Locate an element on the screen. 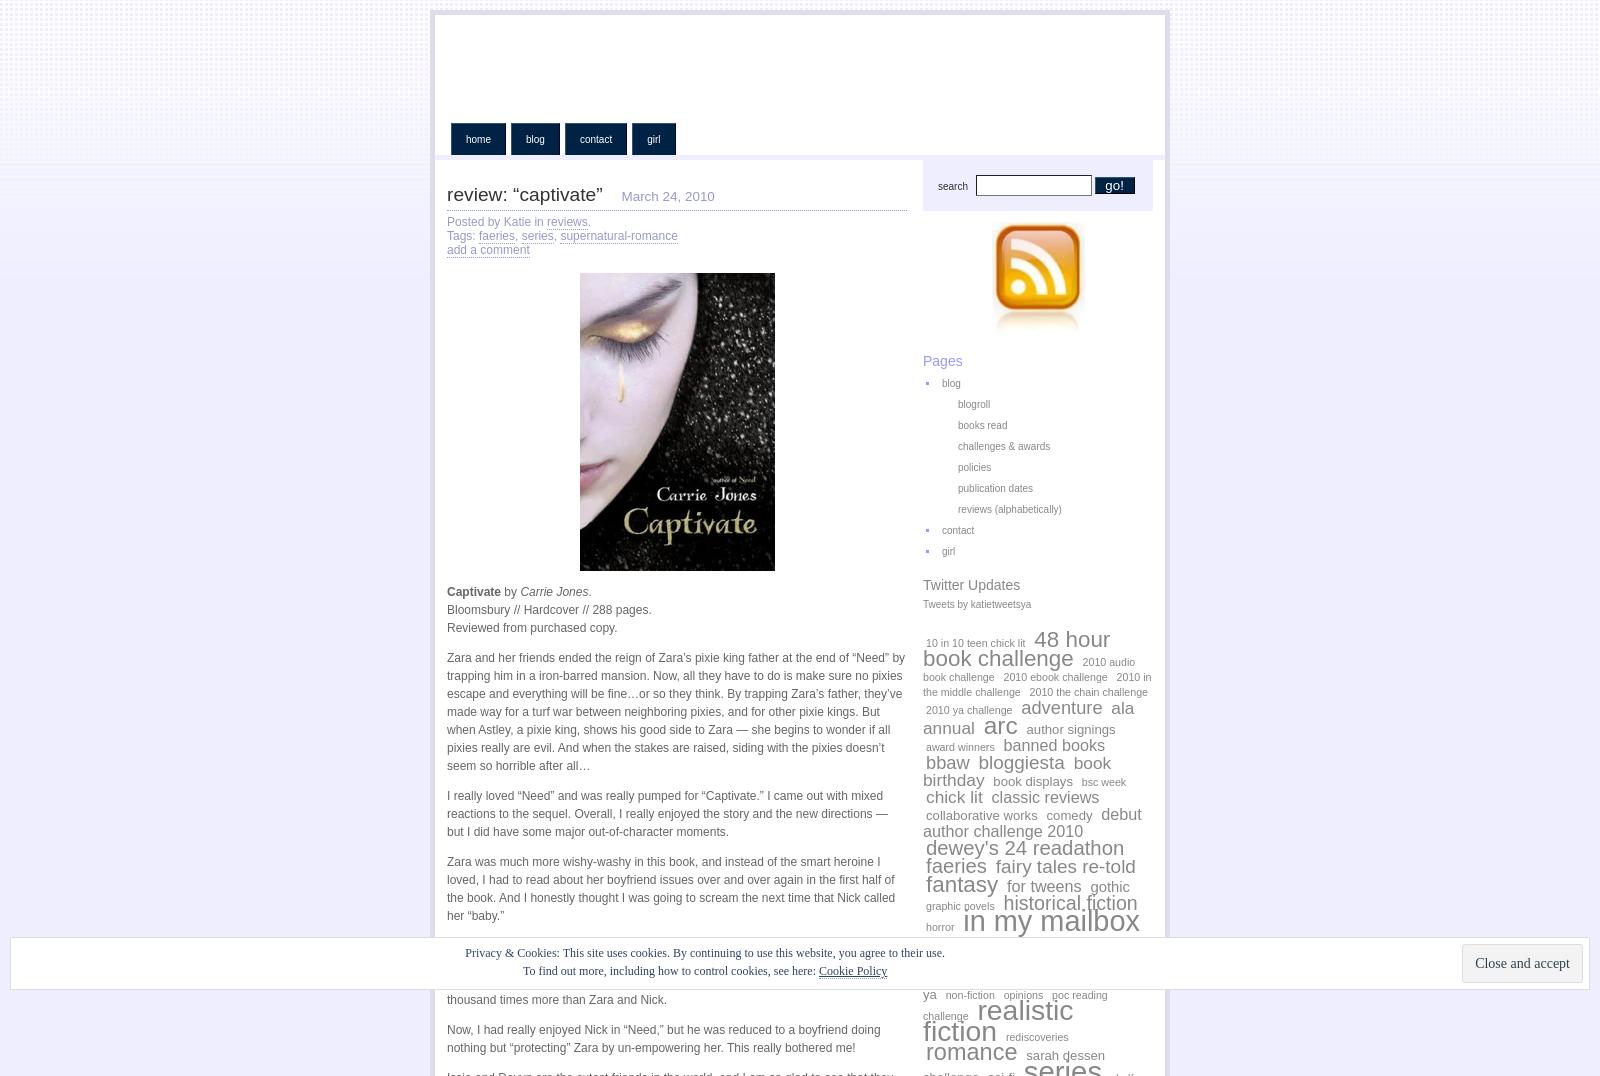 The image size is (1600, 1076). 'for tweens' is located at coordinates (1044, 885).